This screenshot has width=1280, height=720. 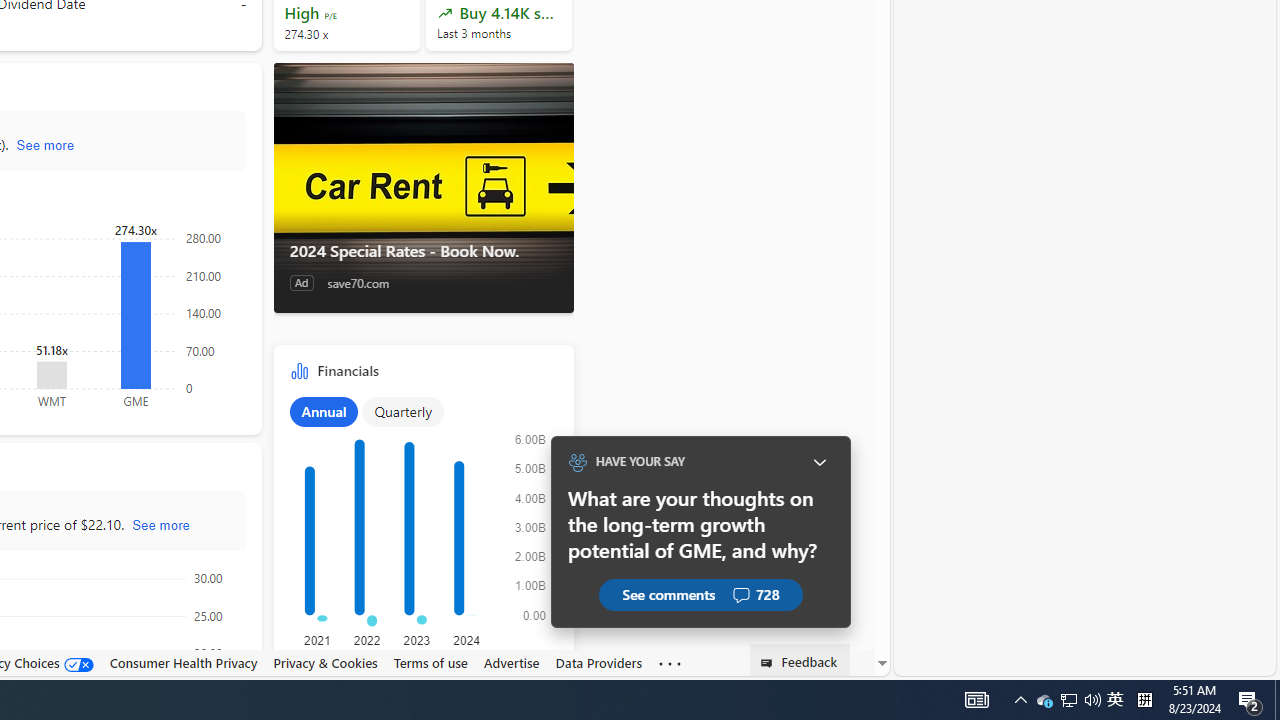 What do you see at coordinates (429, 662) in the screenshot?
I see `'Terms of use'` at bounding box center [429, 662].